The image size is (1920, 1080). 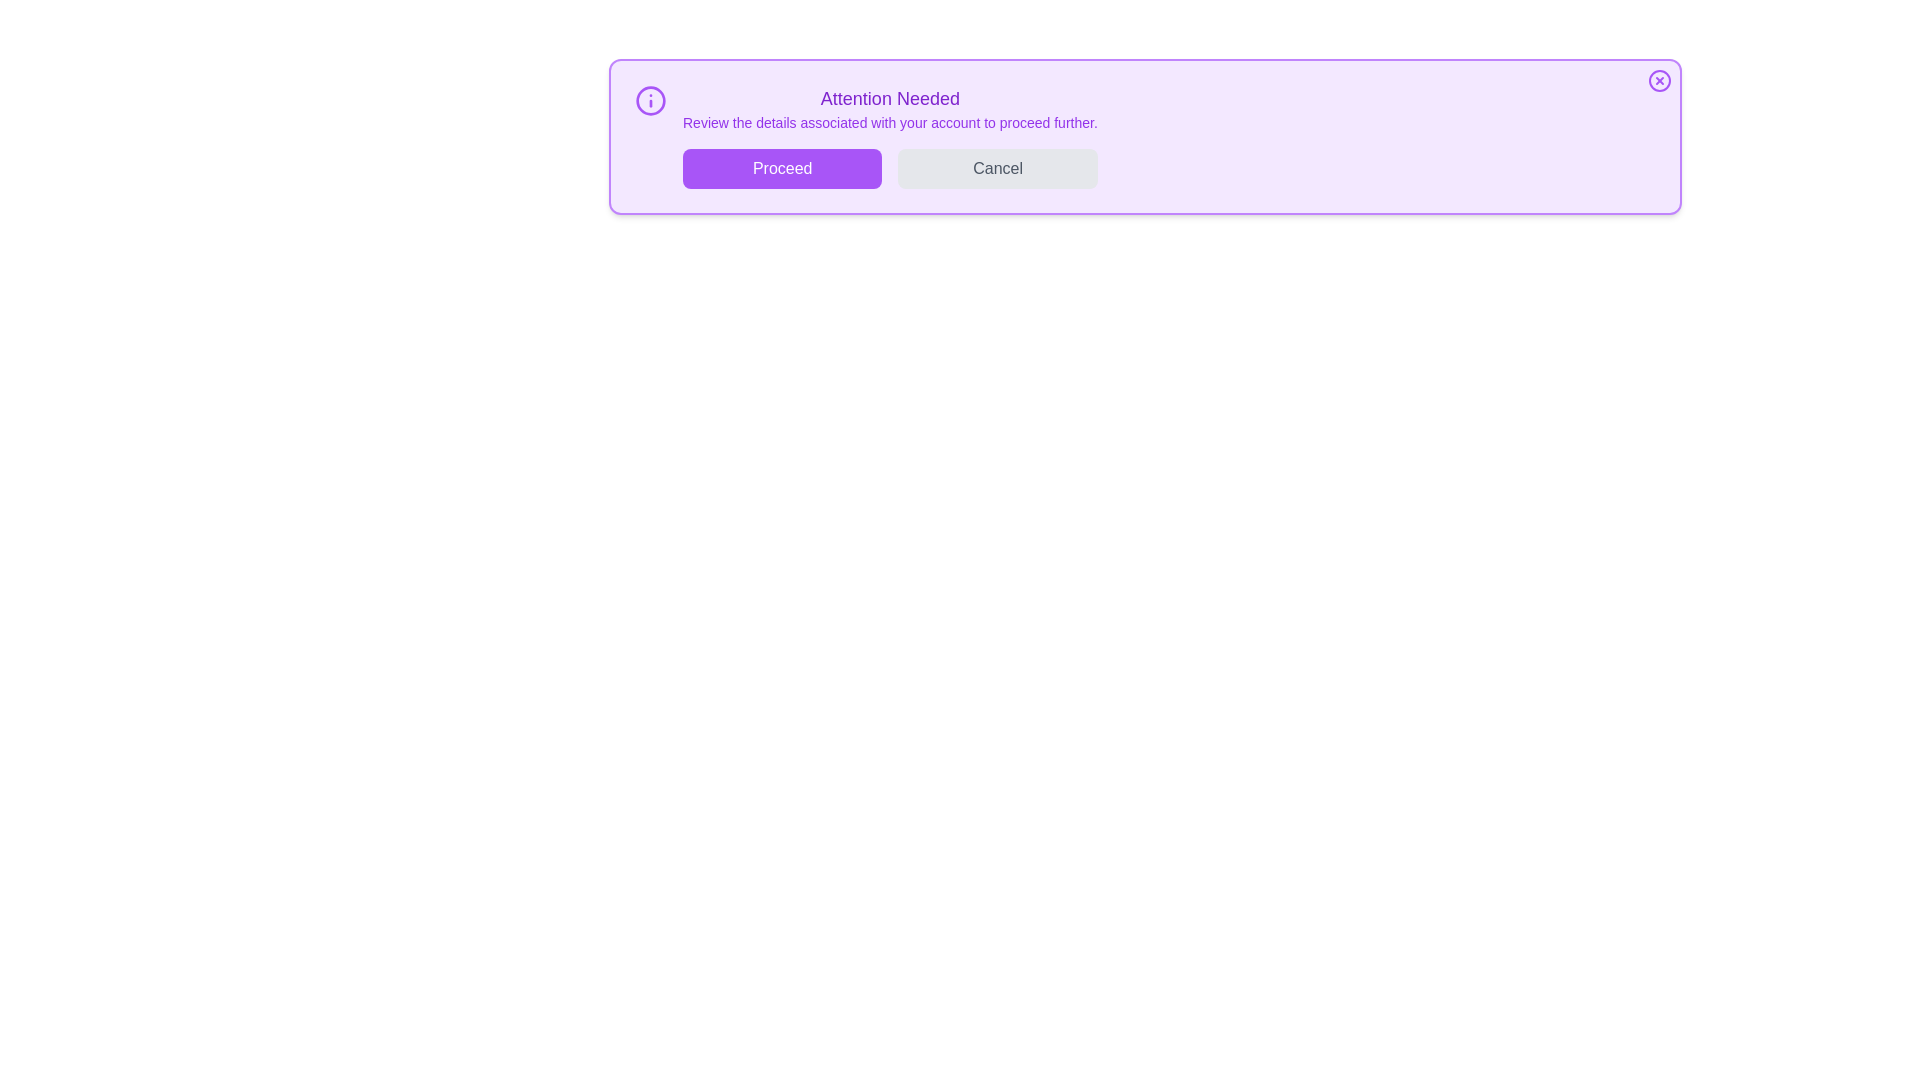 I want to click on the 'Cancel' button to dismiss the alert, so click(x=998, y=168).